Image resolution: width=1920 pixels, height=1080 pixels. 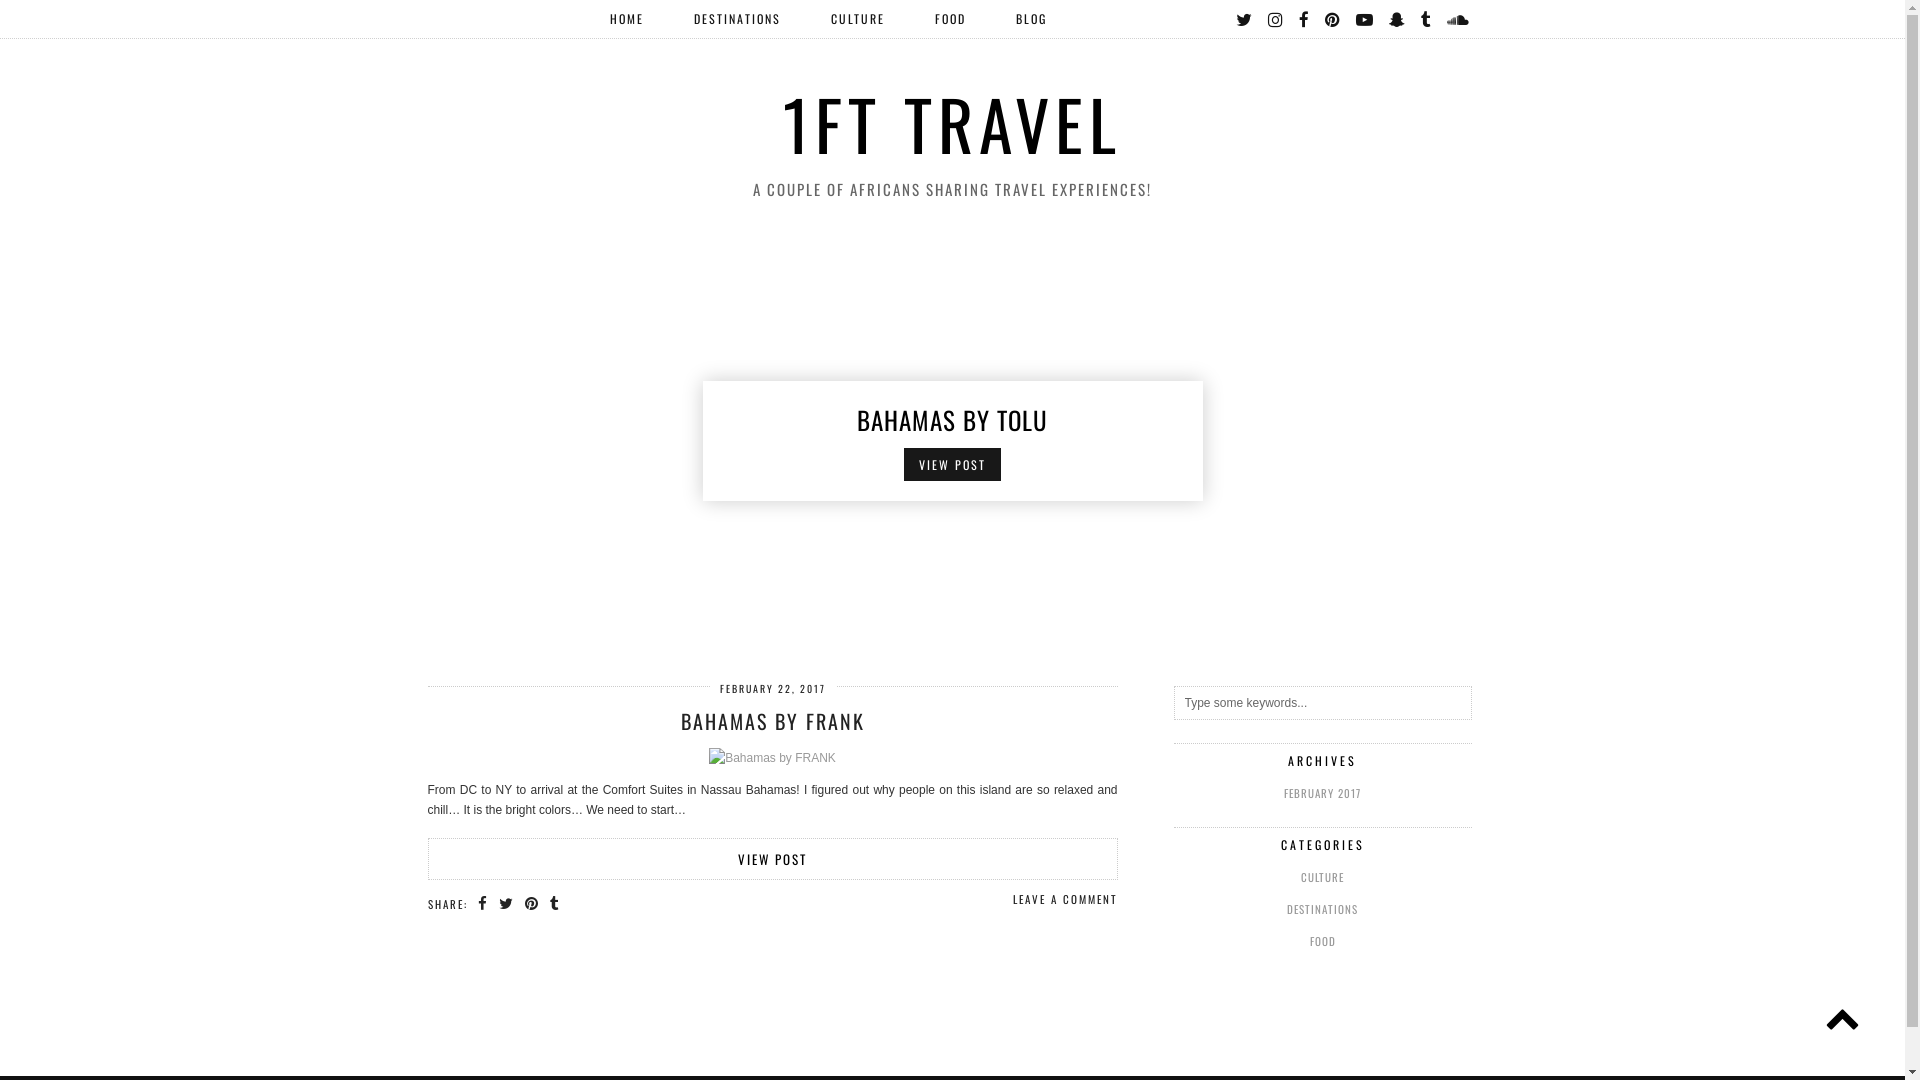 What do you see at coordinates (951, 417) in the screenshot?
I see `'BAHAMAS BY TOLU'` at bounding box center [951, 417].